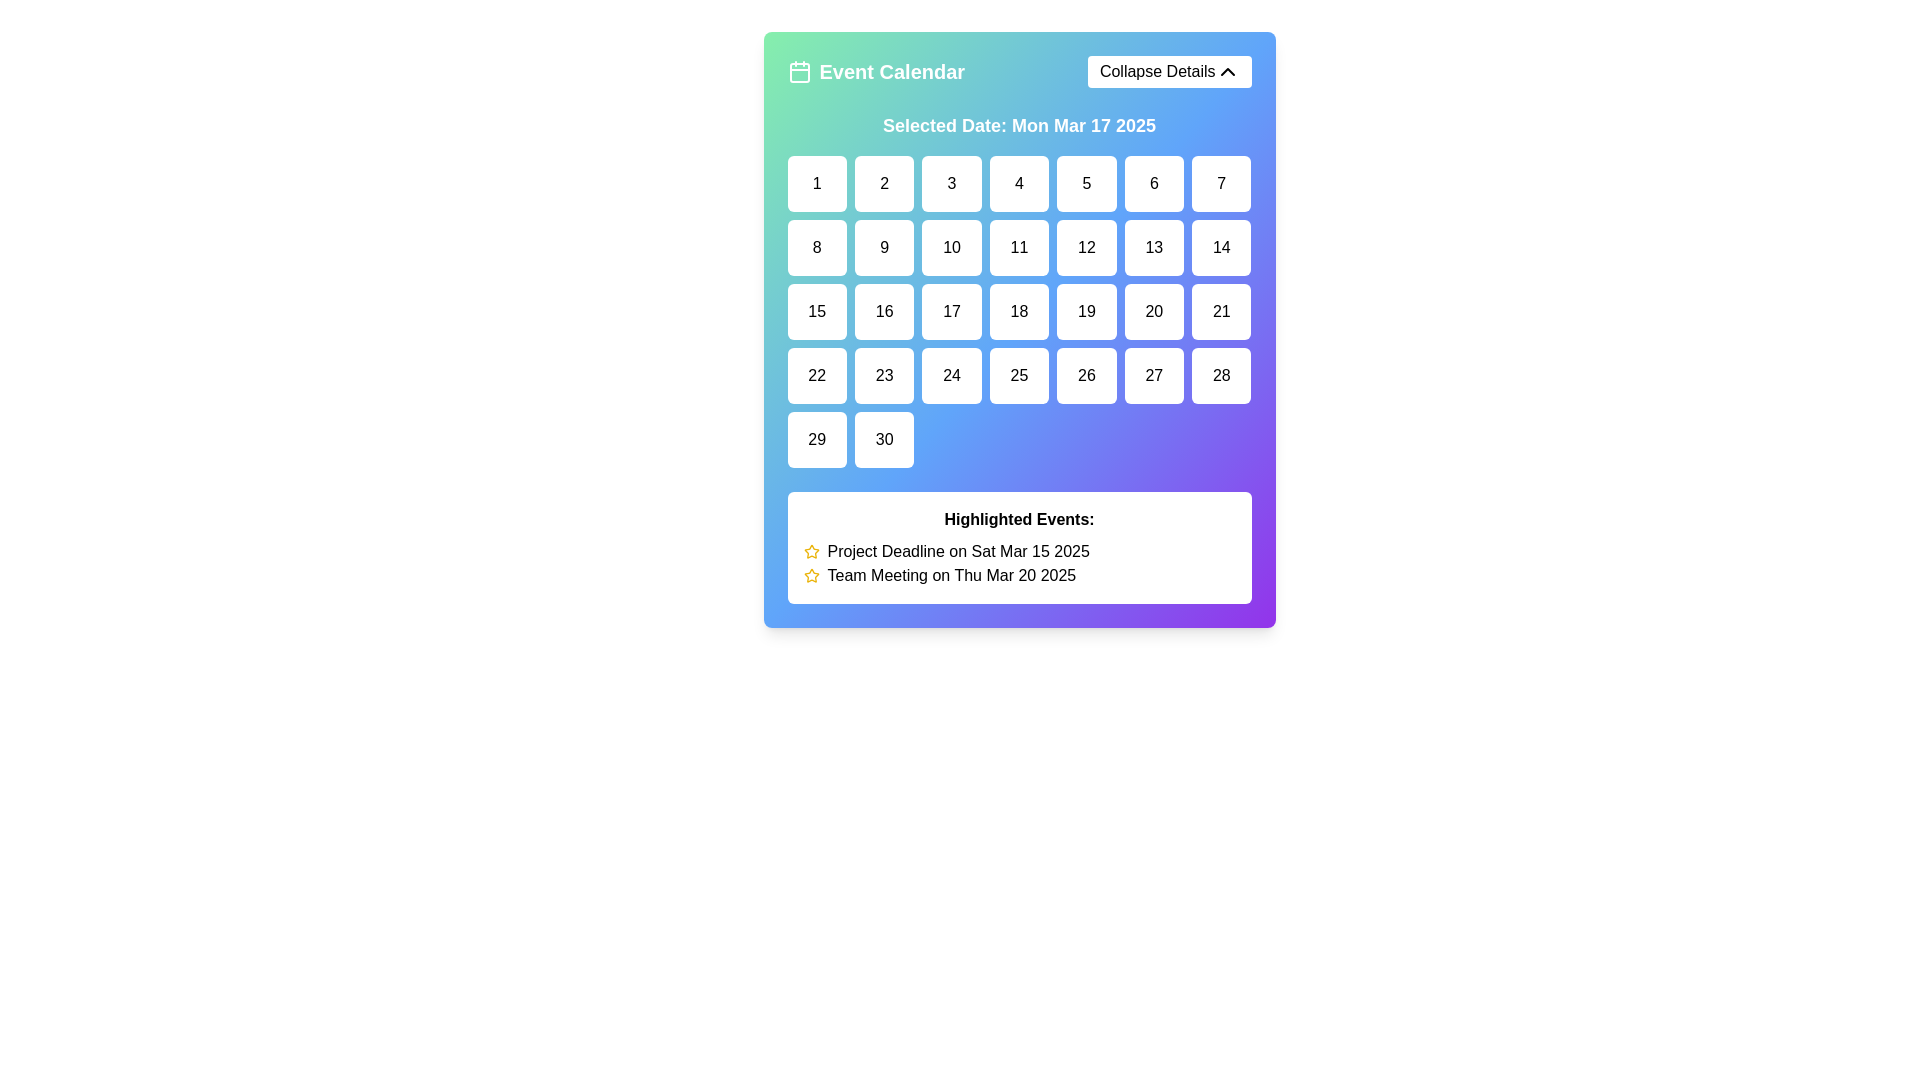 The width and height of the screenshot is (1920, 1080). What do you see at coordinates (1154, 184) in the screenshot?
I see `the sixth button representing the sixth day in the calendar view located in the top row of a grid` at bounding box center [1154, 184].